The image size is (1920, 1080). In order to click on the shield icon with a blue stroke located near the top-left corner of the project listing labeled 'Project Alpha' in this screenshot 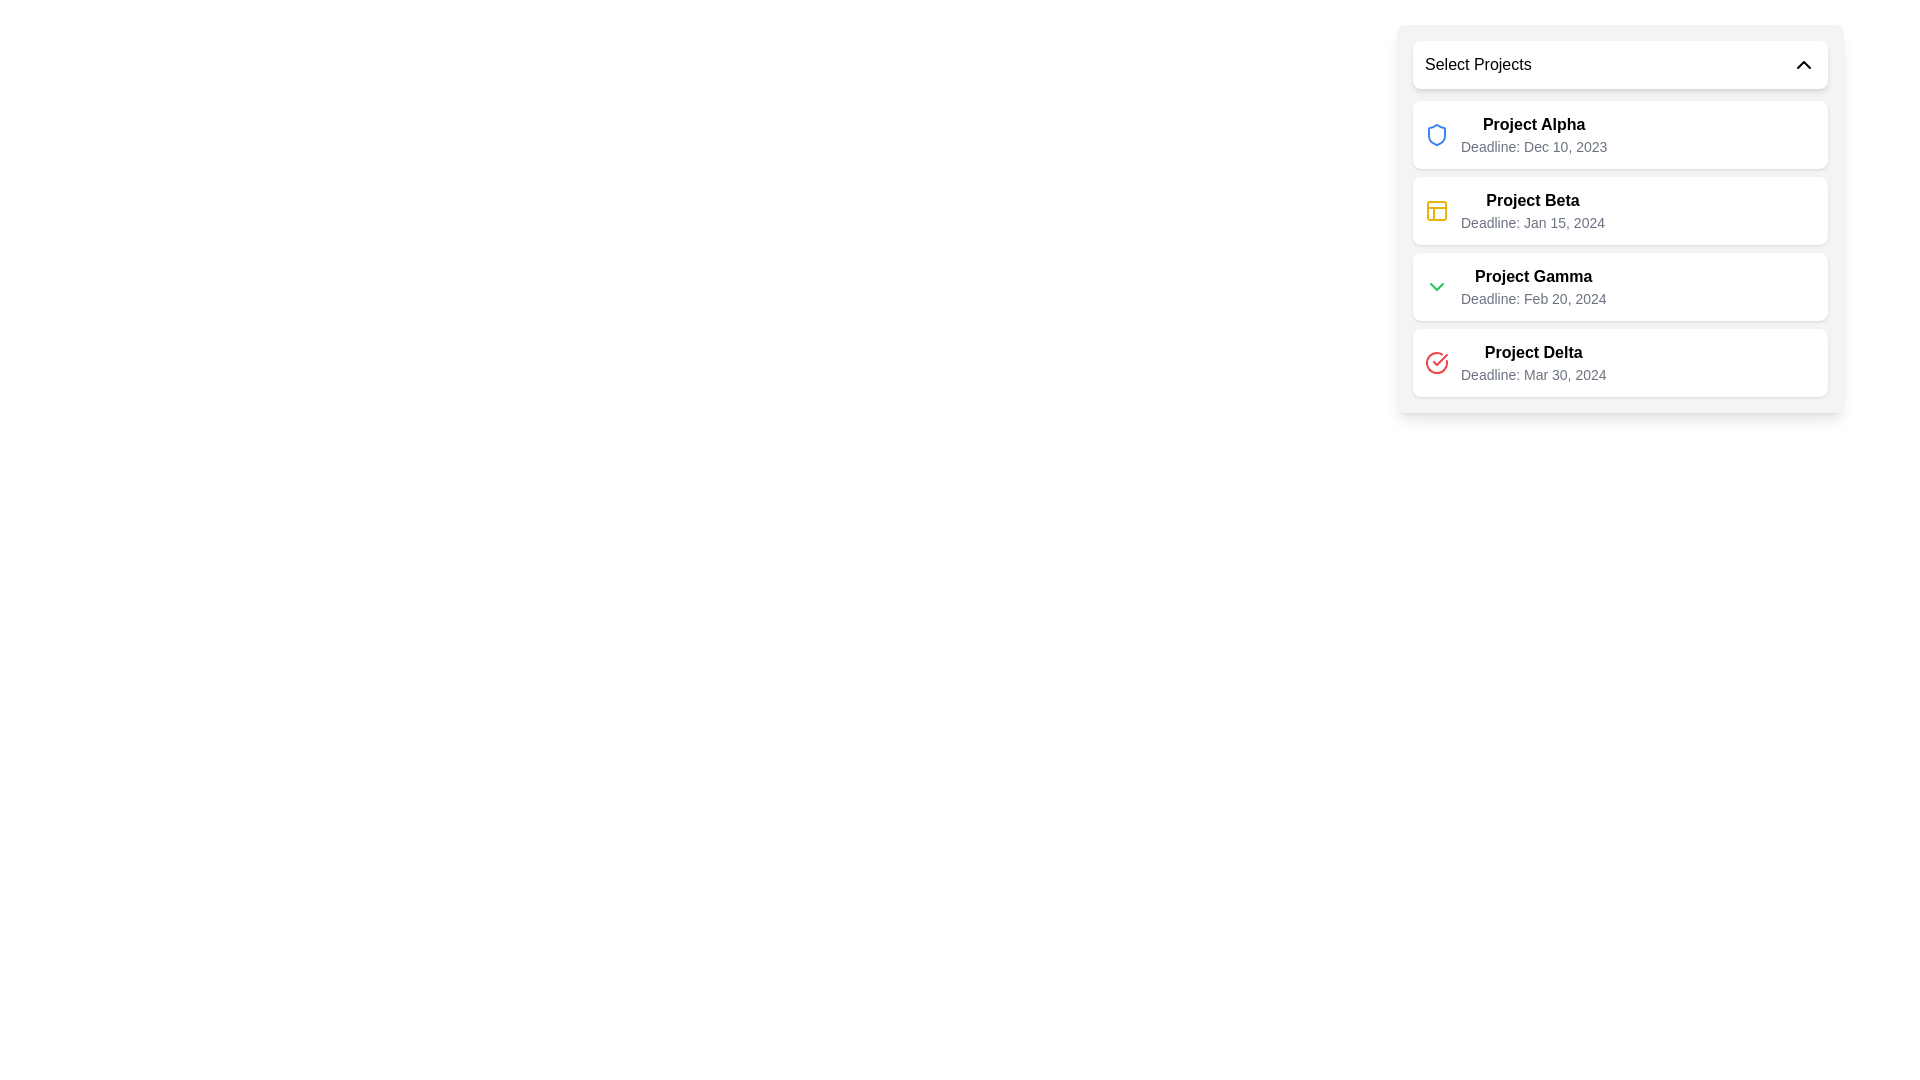, I will do `click(1435, 135)`.